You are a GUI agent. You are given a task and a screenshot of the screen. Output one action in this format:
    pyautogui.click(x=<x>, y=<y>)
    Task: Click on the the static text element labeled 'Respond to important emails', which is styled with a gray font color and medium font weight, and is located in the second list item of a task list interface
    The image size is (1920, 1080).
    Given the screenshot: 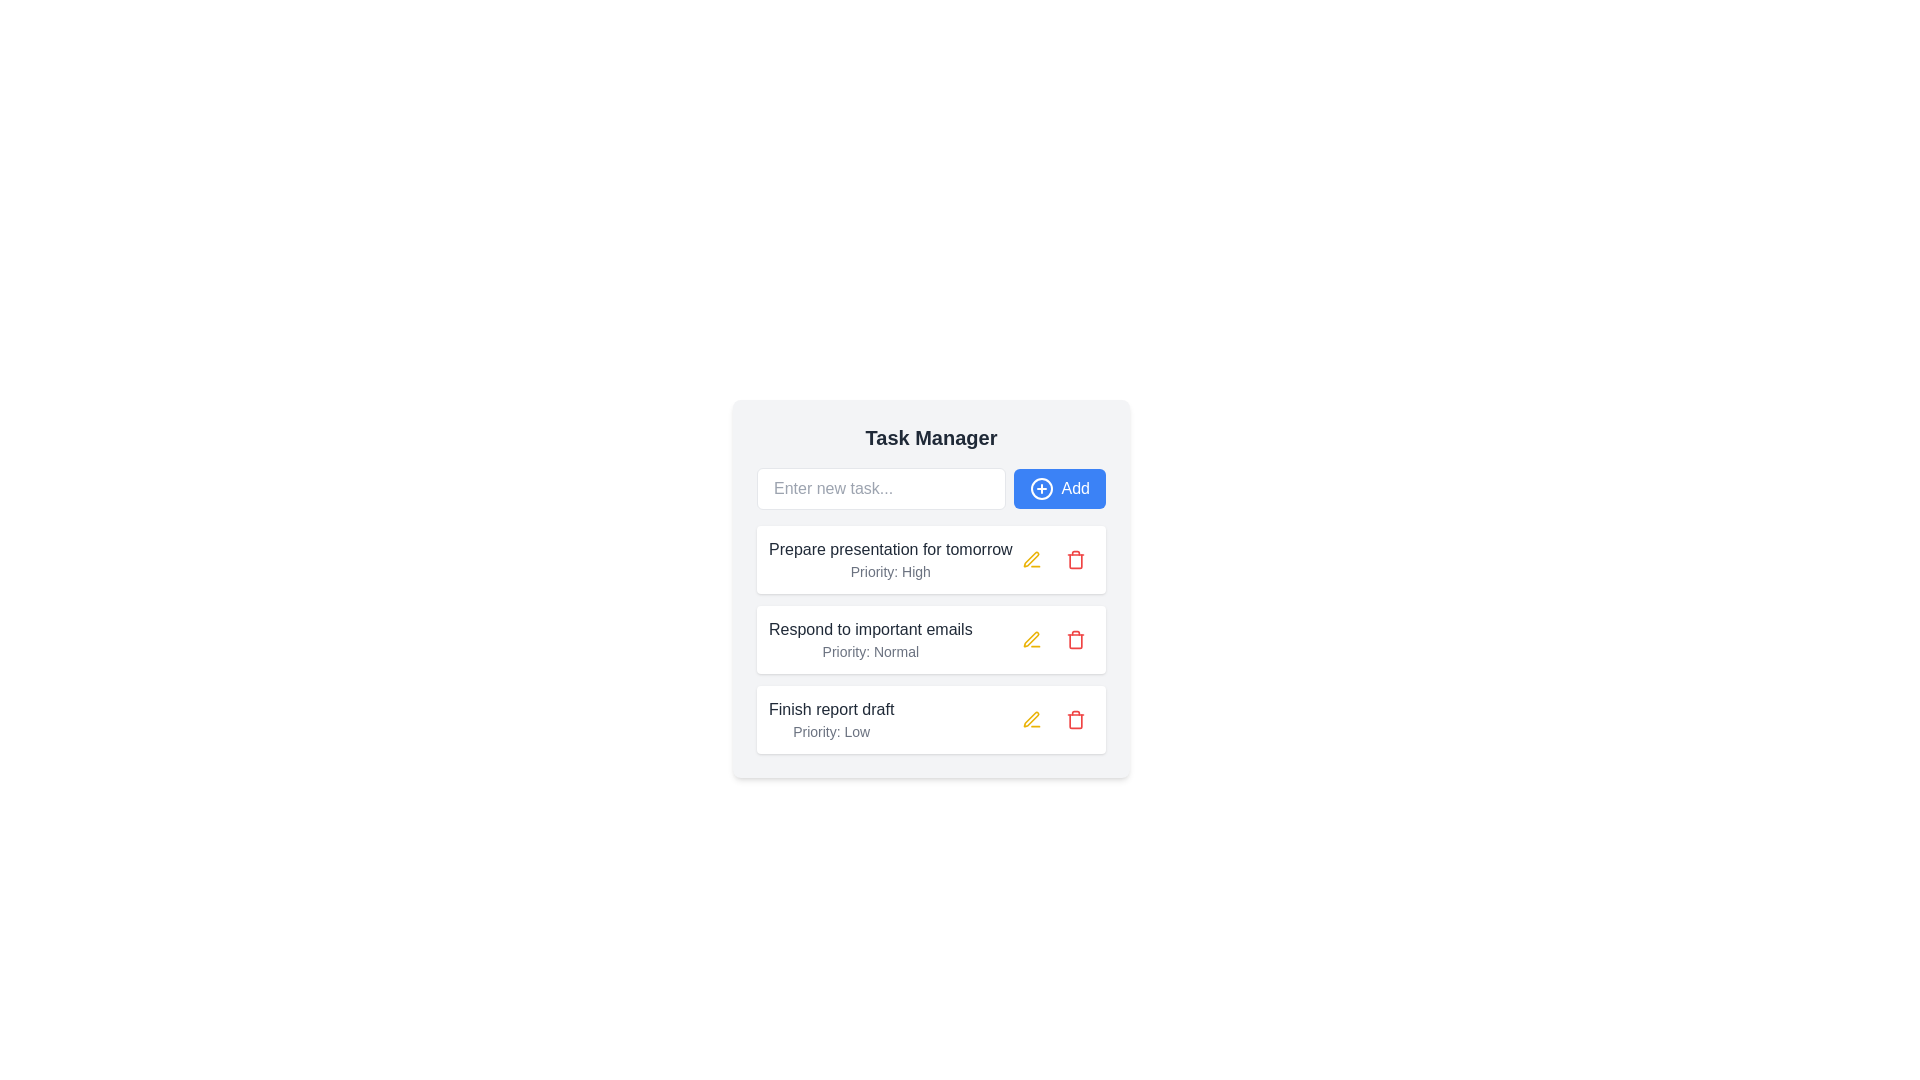 What is the action you would take?
    pyautogui.click(x=870, y=628)
    